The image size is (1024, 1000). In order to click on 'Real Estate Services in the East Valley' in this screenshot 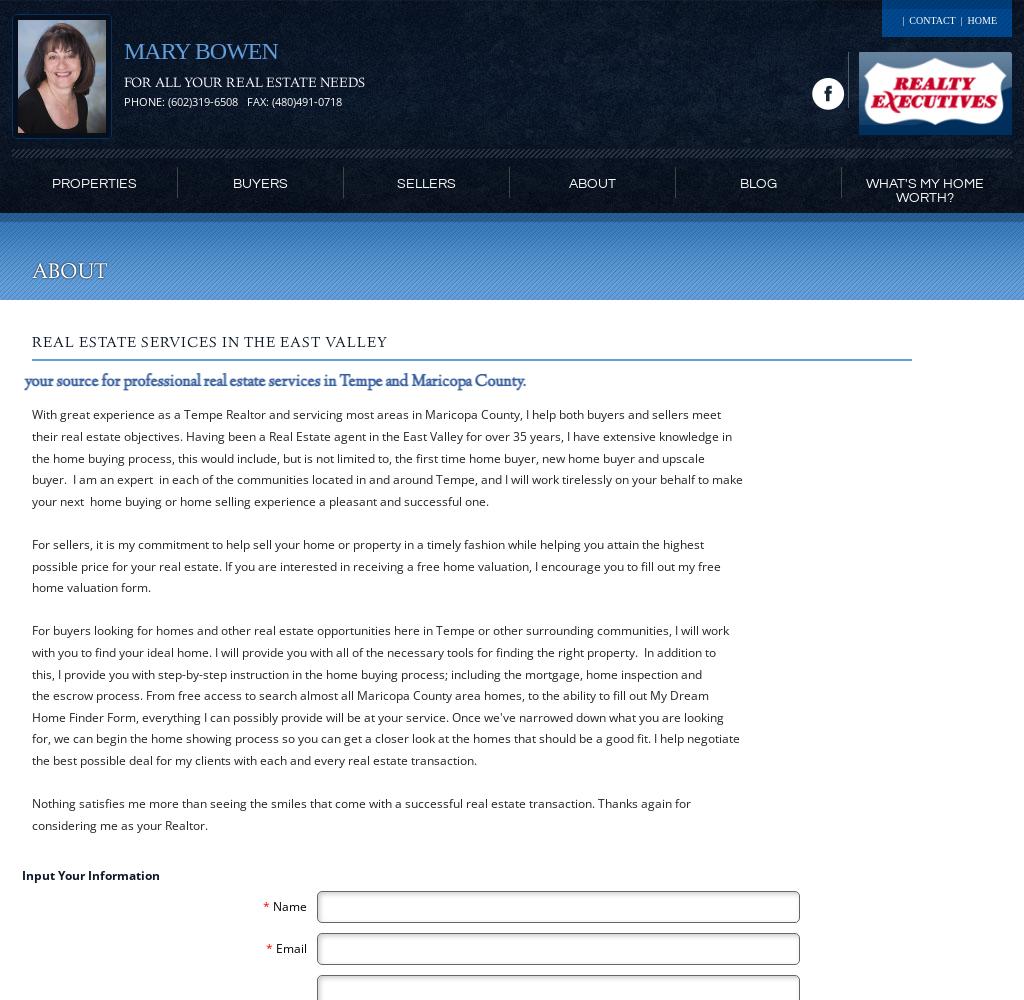, I will do `click(210, 343)`.